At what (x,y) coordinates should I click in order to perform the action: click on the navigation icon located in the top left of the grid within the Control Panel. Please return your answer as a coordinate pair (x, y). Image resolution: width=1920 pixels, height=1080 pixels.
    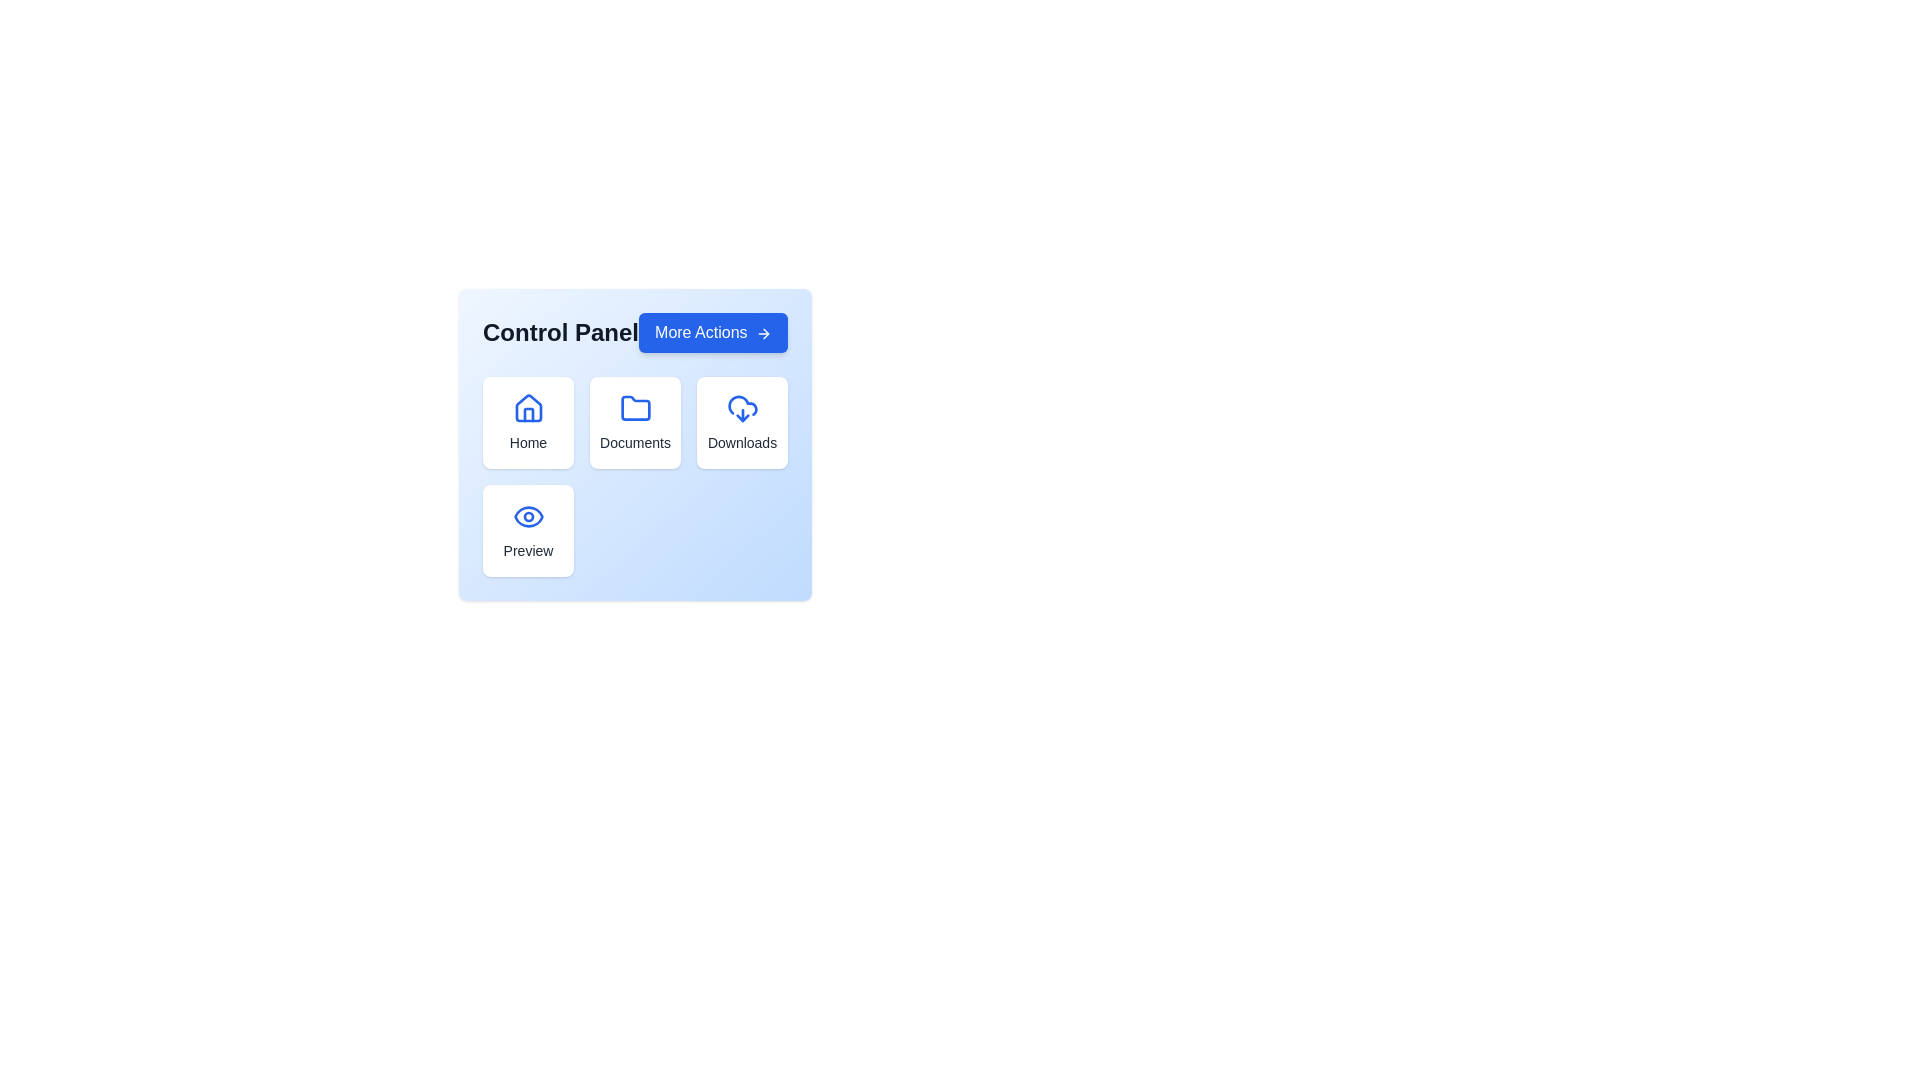
    Looking at the image, I should click on (528, 407).